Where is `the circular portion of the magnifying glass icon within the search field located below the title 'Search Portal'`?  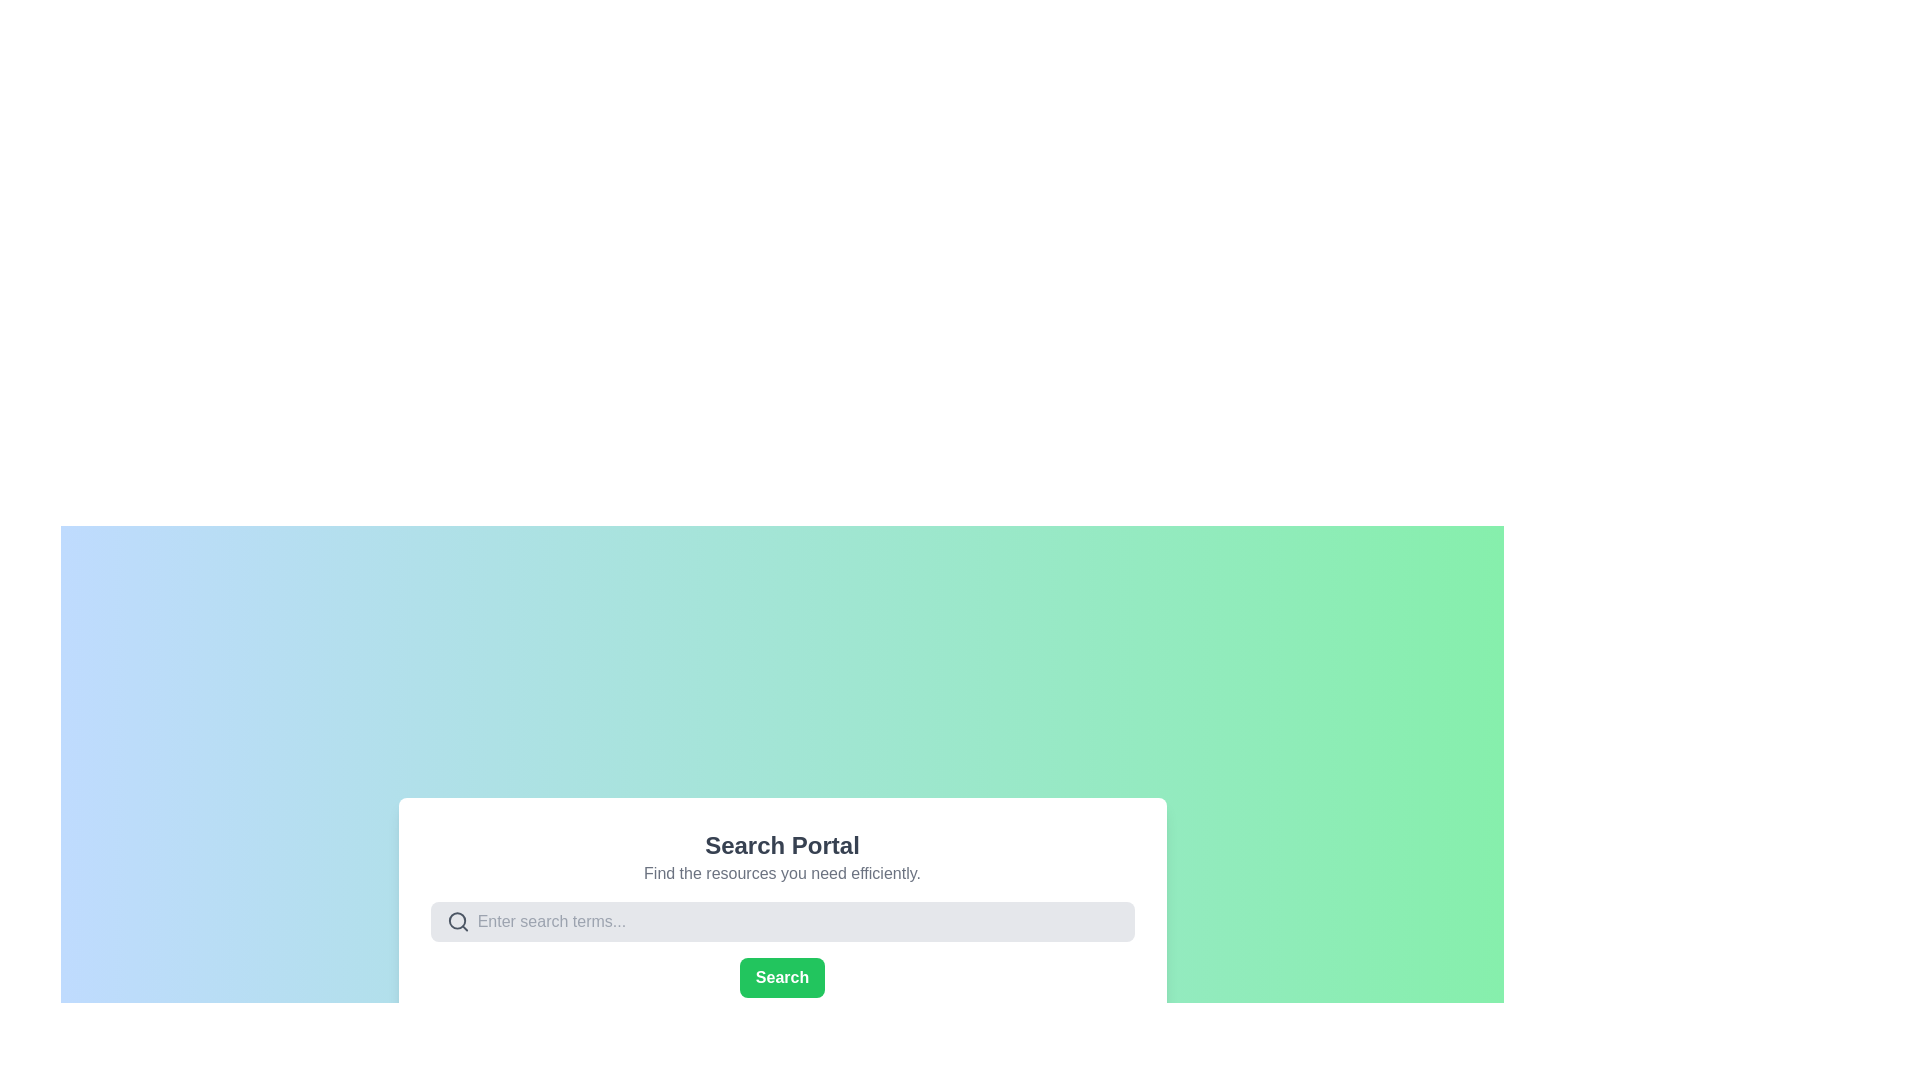 the circular portion of the magnifying glass icon within the search field located below the title 'Search Portal' is located at coordinates (456, 921).